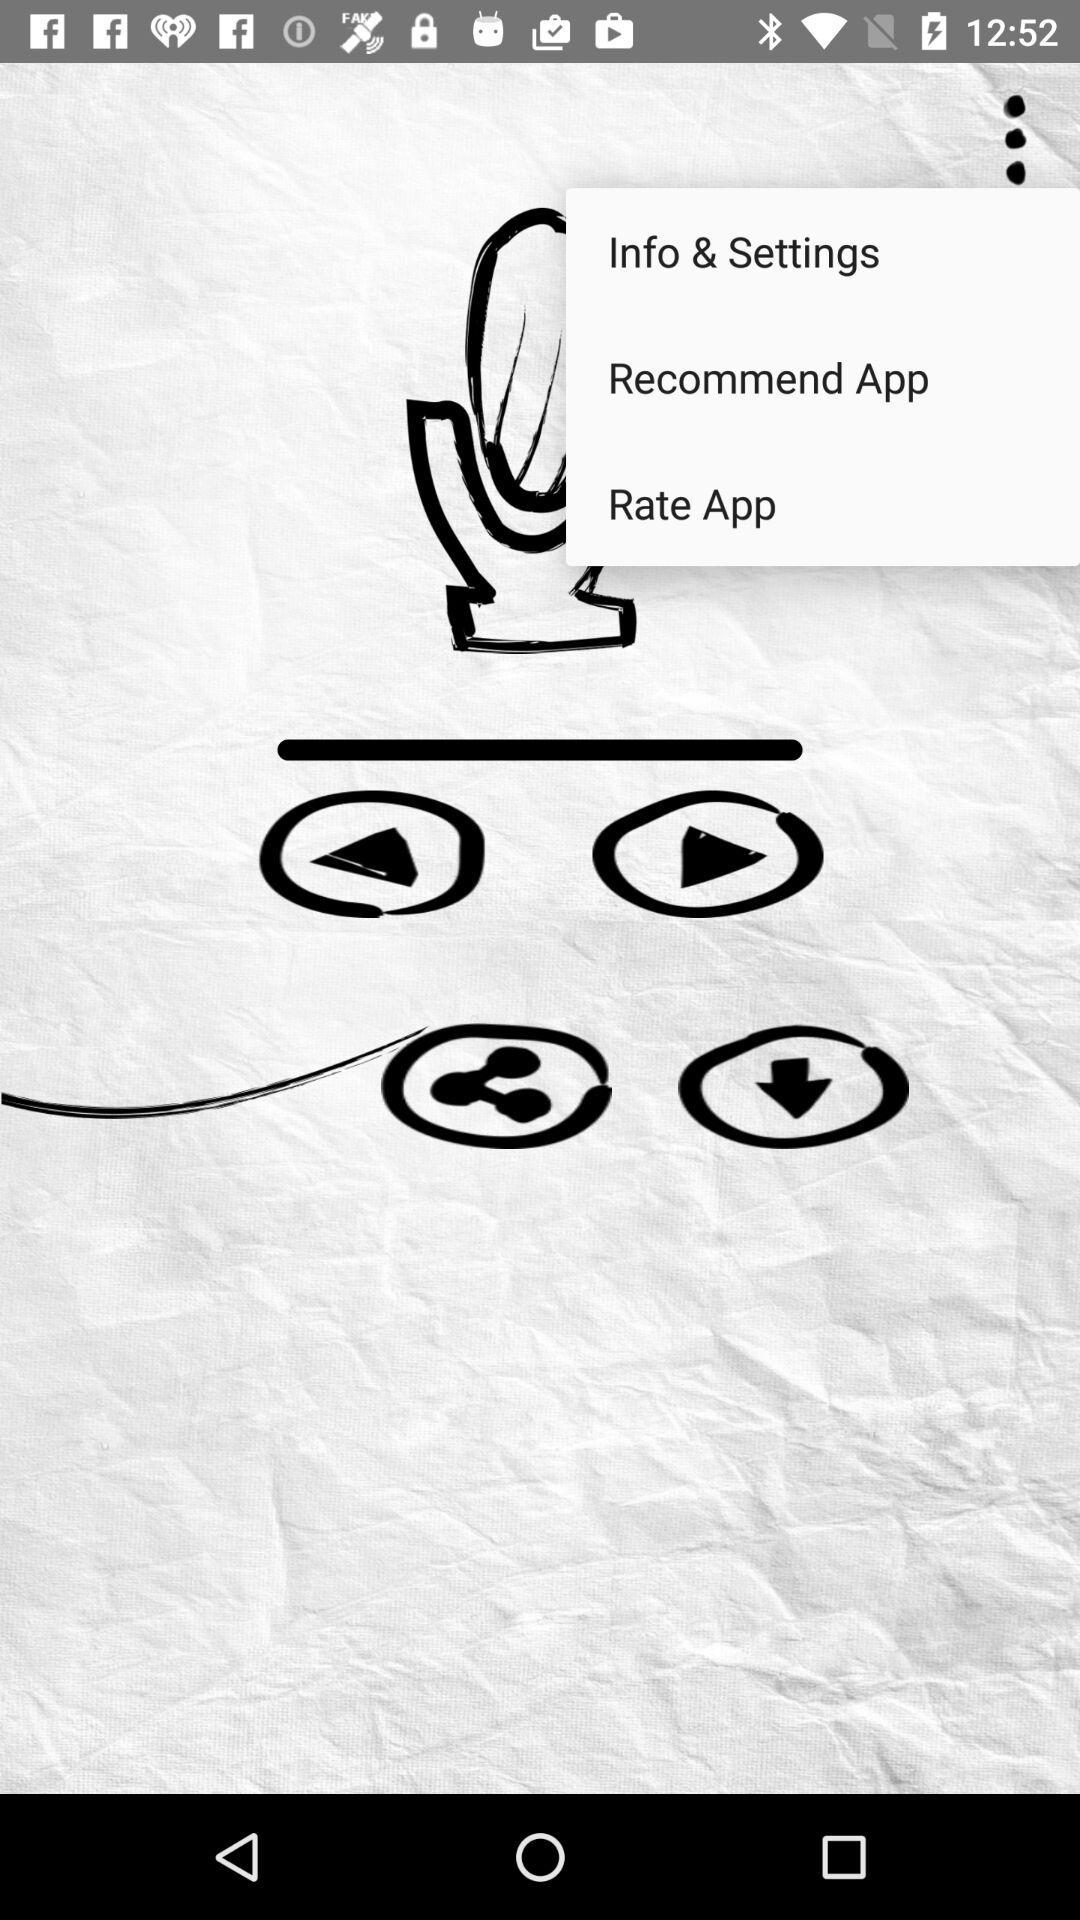 This screenshot has width=1080, height=1920. What do you see at coordinates (707, 854) in the screenshot?
I see `talk forward` at bounding box center [707, 854].